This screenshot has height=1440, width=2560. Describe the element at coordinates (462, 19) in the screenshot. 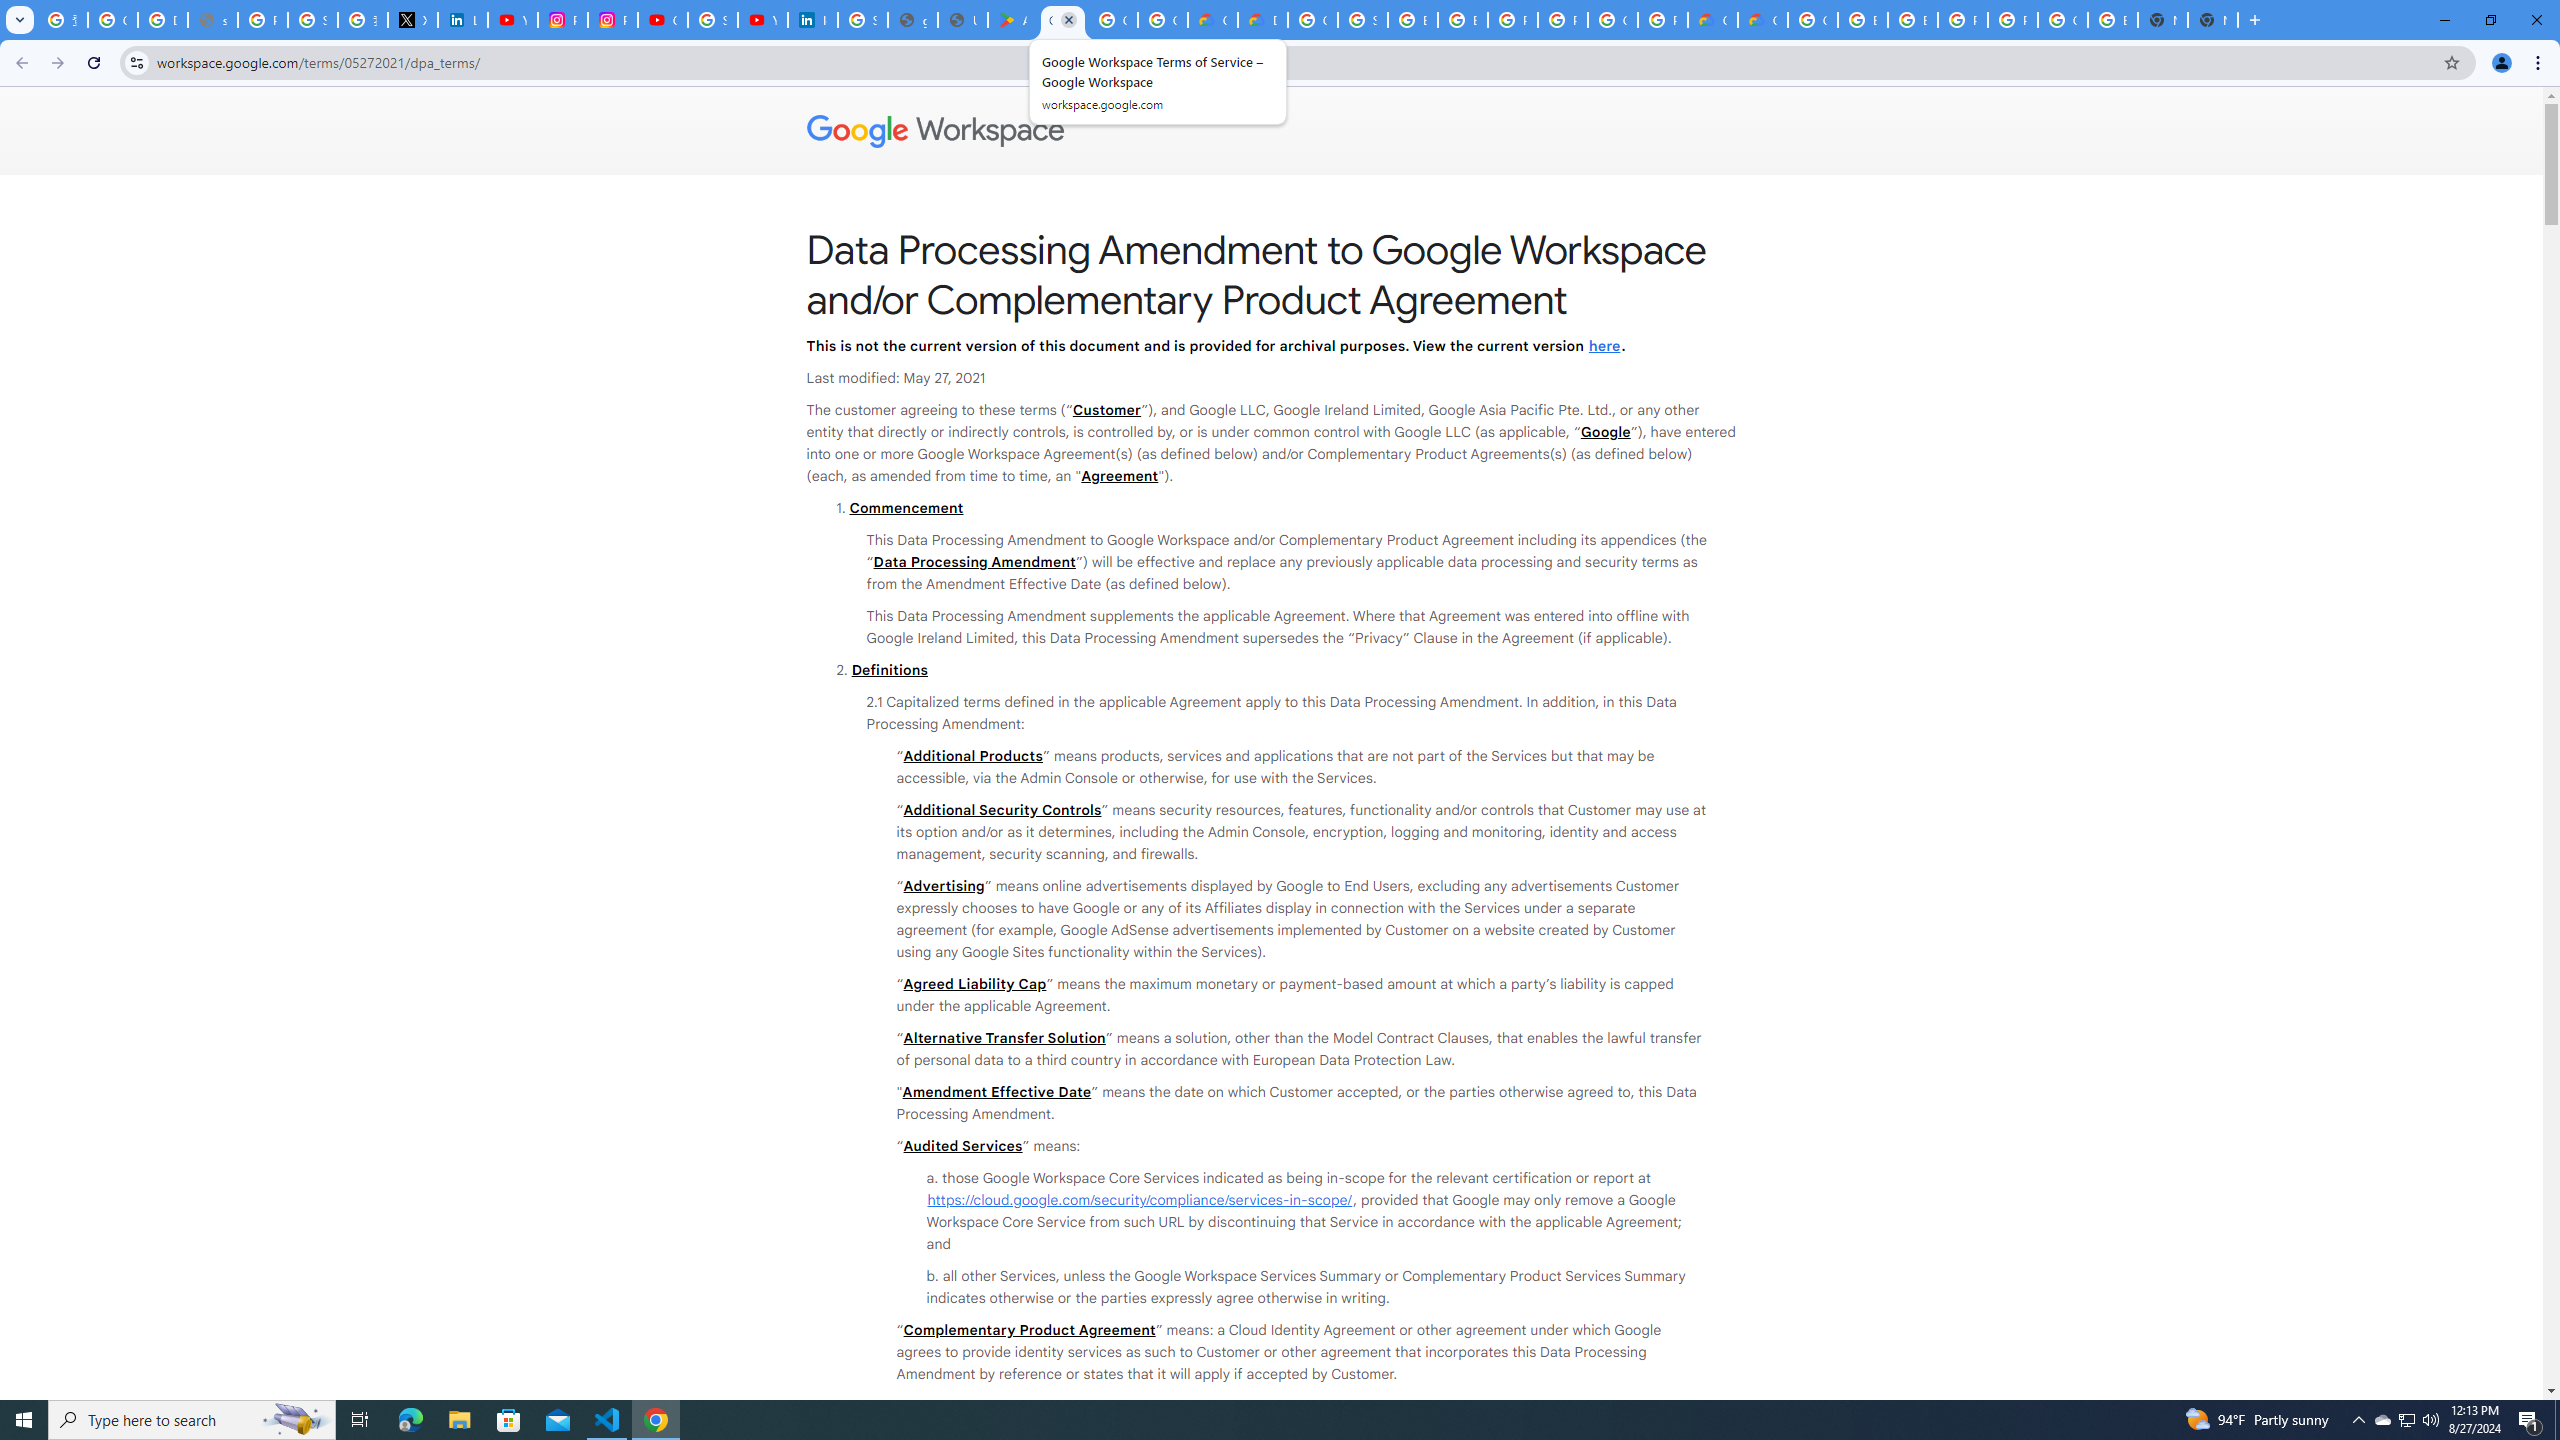

I see `'LinkedIn Privacy Policy'` at that location.